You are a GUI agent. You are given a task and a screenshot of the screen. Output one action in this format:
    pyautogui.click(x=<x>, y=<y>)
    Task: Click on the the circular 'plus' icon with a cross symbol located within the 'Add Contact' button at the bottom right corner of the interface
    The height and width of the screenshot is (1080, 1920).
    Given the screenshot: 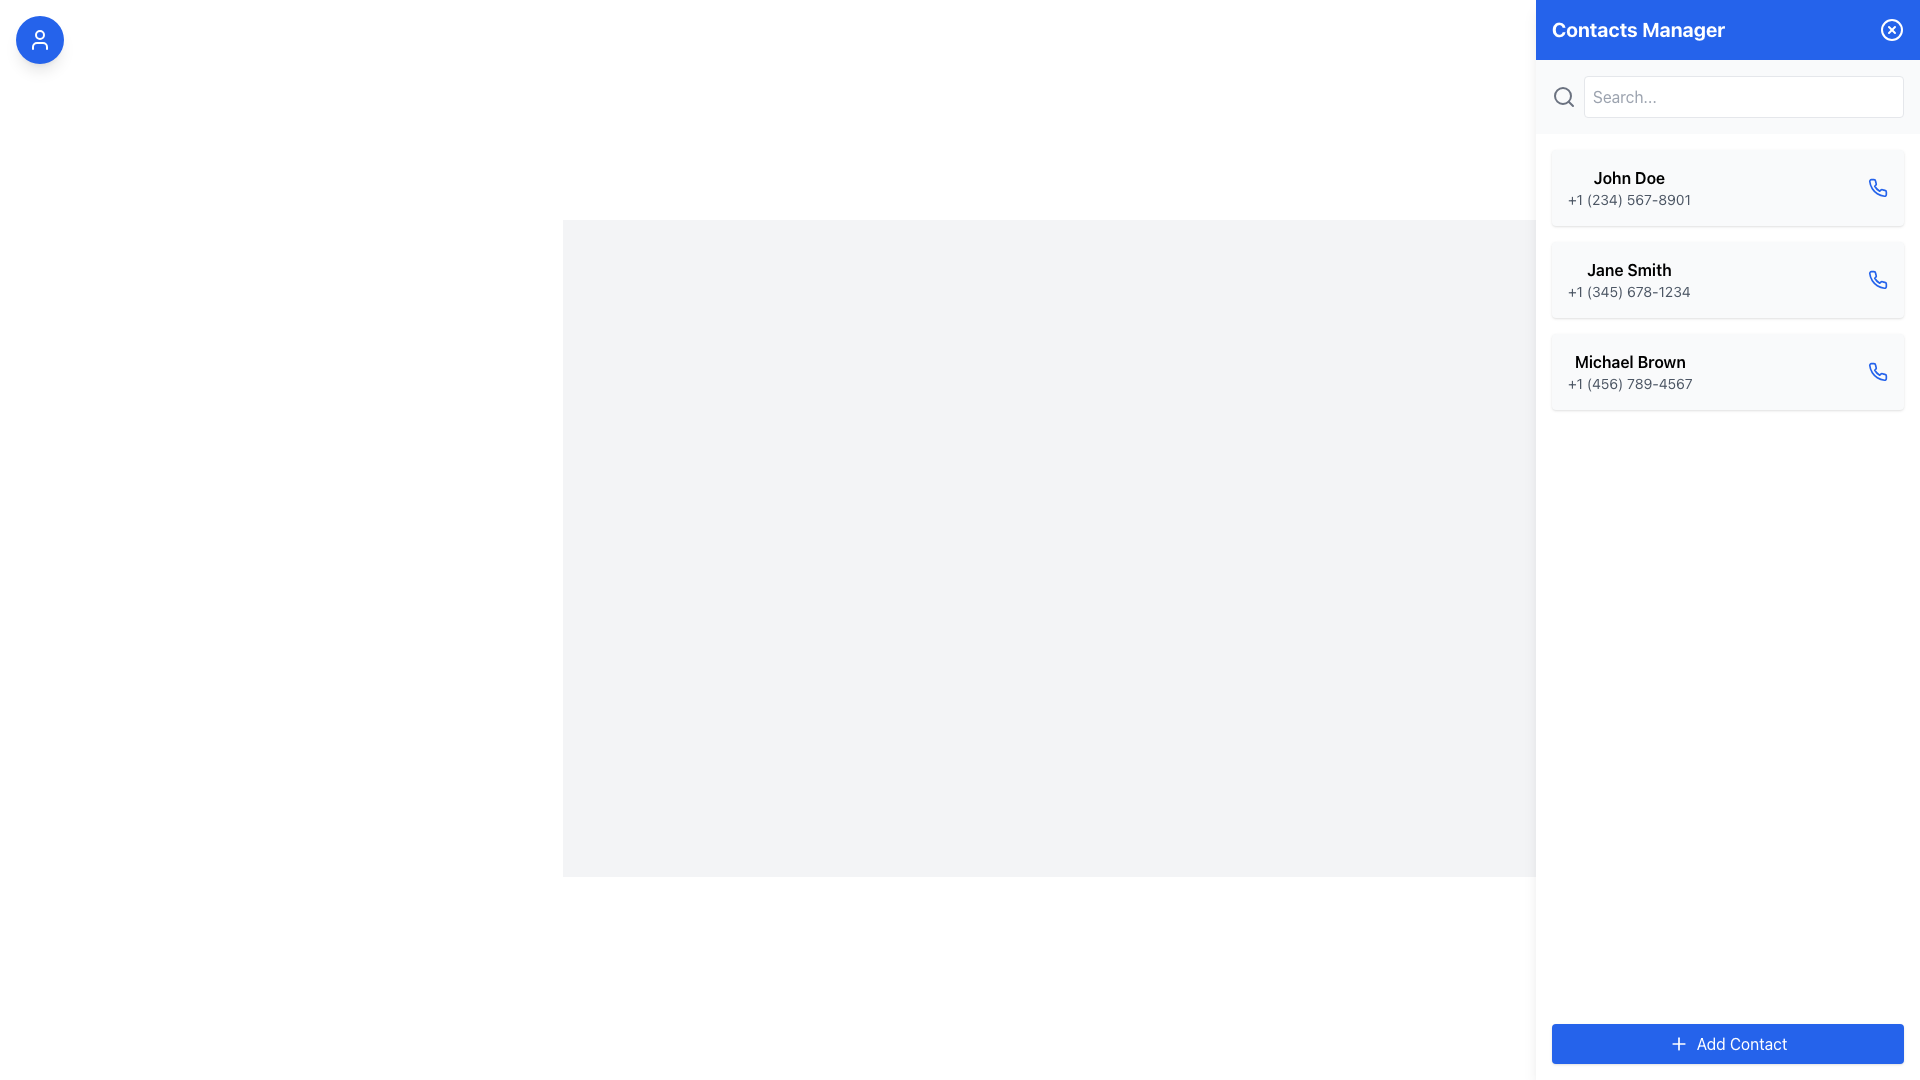 What is the action you would take?
    pyautogui.click(x=1678, y=1043)
    